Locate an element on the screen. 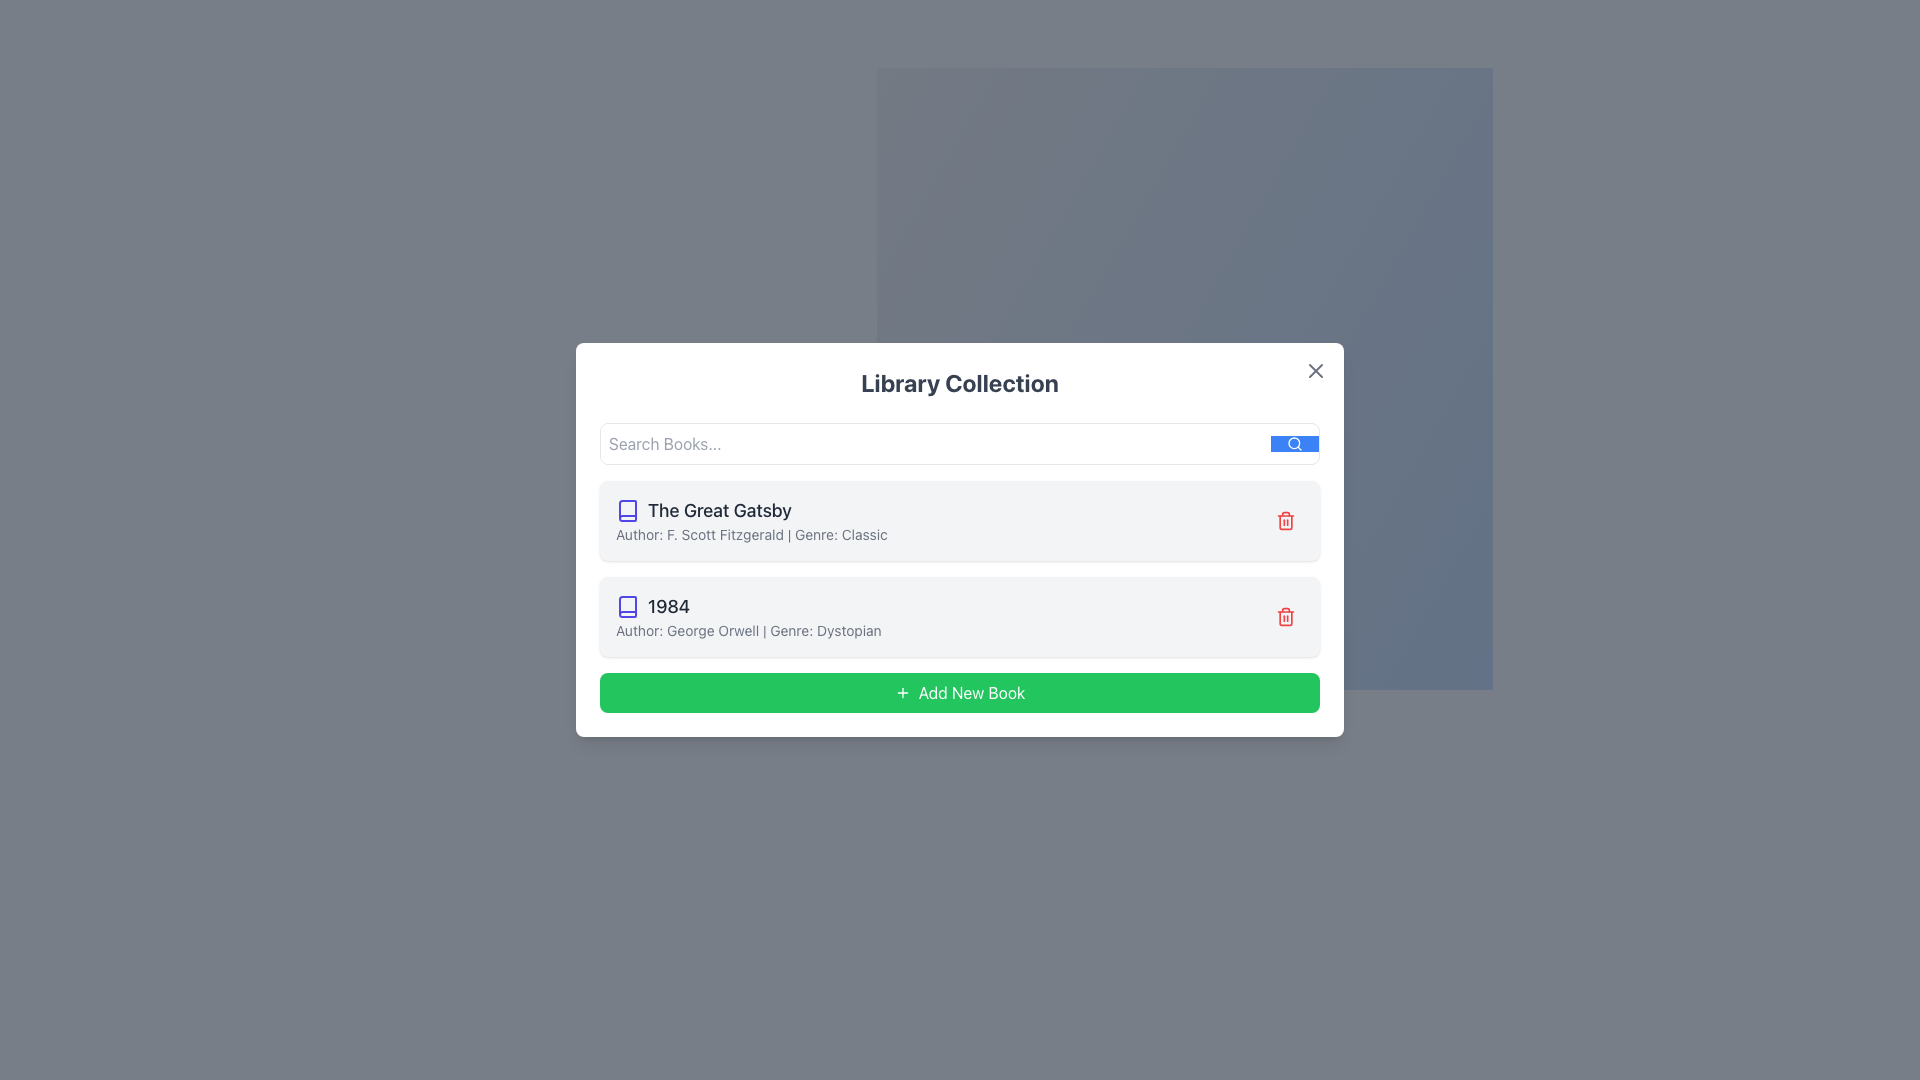  the Text Label that displays the title of the first book in the Library Collection section is located at coordinates (750, 509).